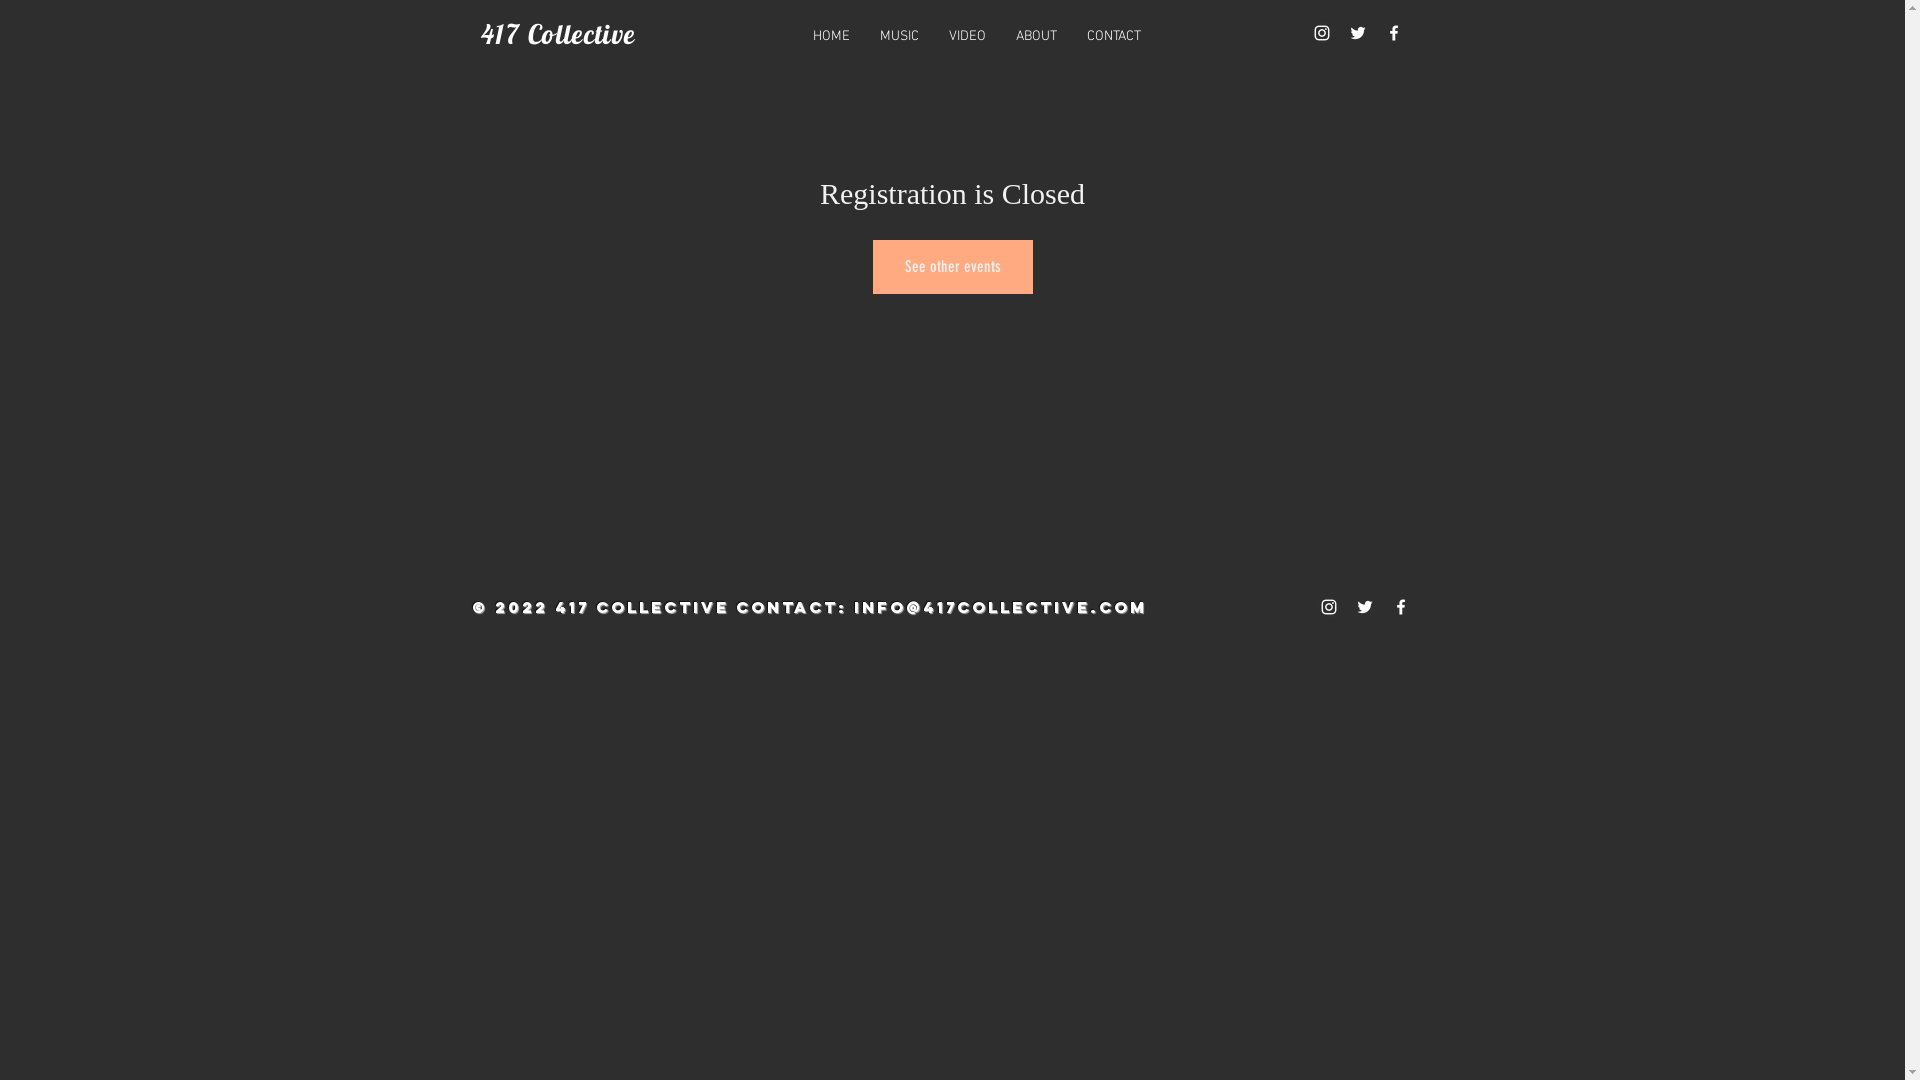  Describe the element at coordinates (967, 37) in the screenshot. I see `'VIDEO'` at that location.